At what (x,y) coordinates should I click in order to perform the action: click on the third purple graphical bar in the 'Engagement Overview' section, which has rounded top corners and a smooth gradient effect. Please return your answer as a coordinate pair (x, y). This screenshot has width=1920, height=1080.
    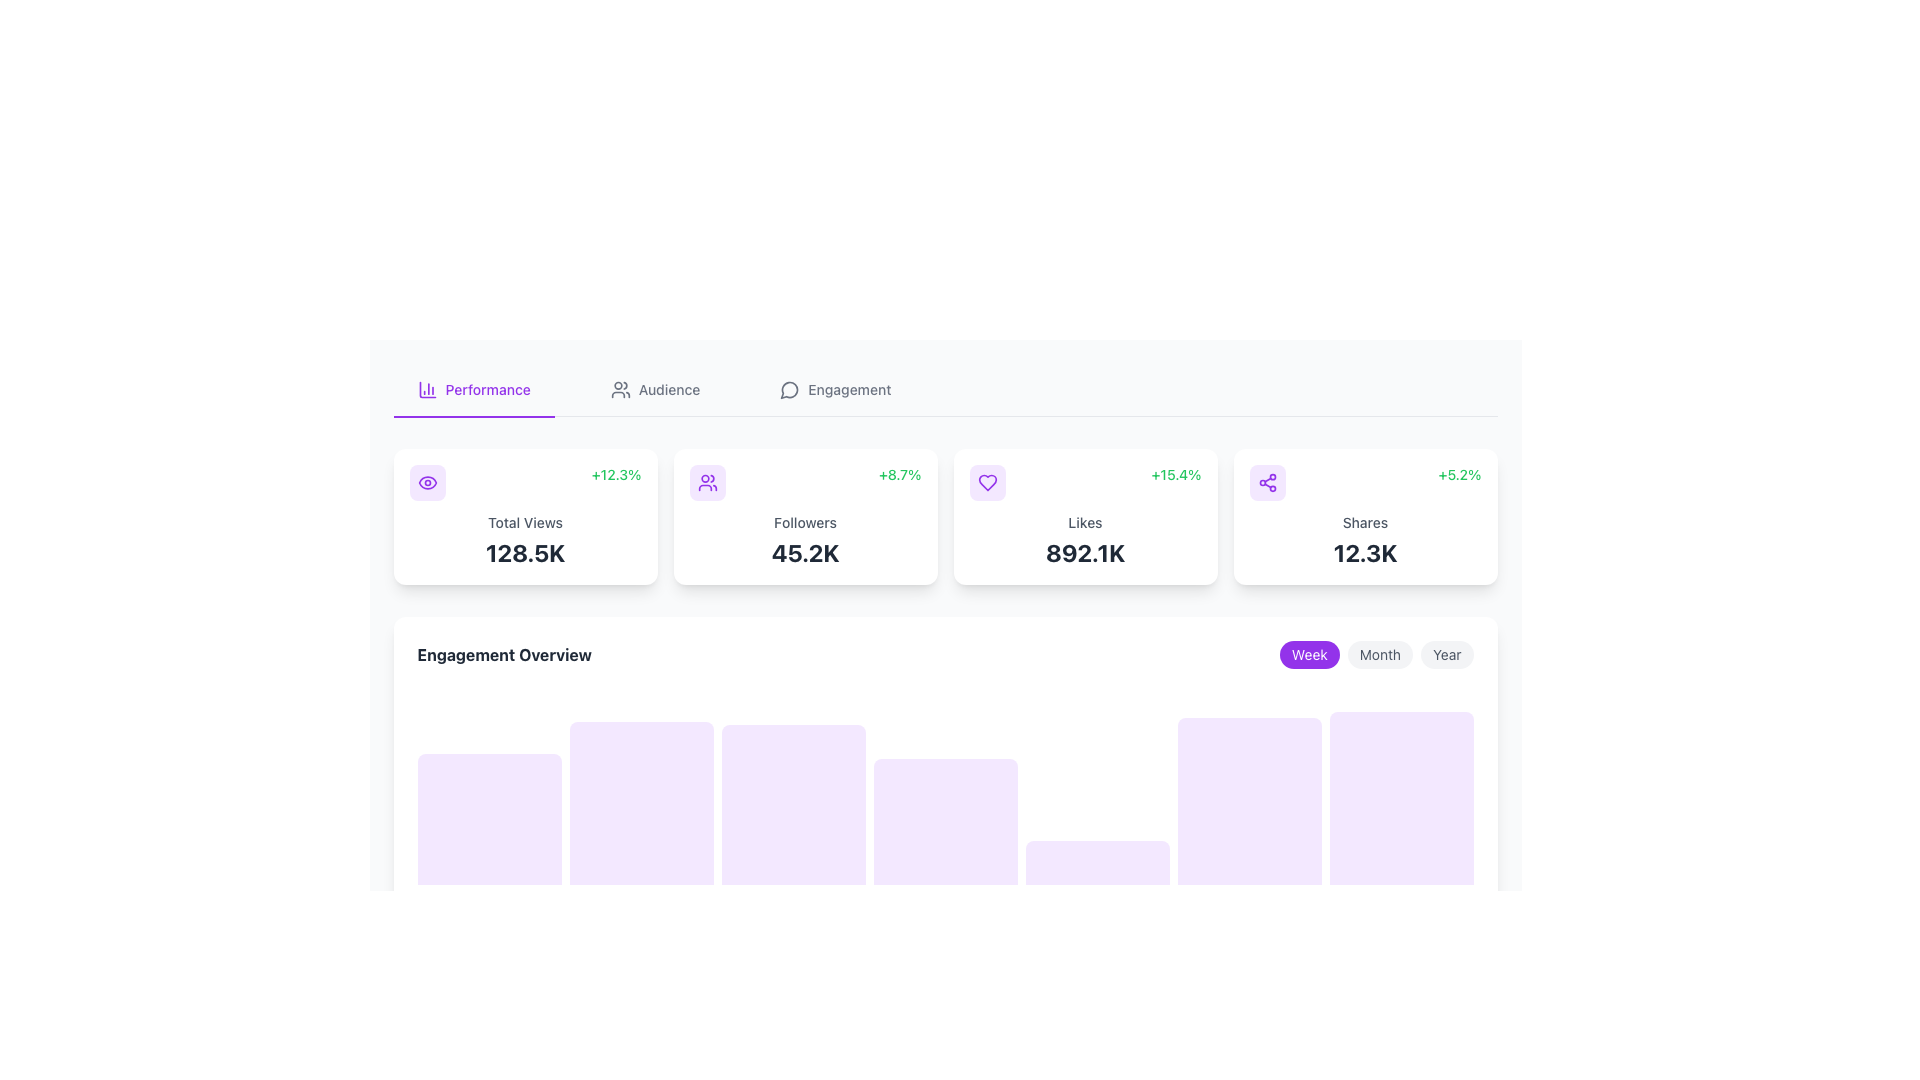
    Looking at the image, I should click on (792, 804).